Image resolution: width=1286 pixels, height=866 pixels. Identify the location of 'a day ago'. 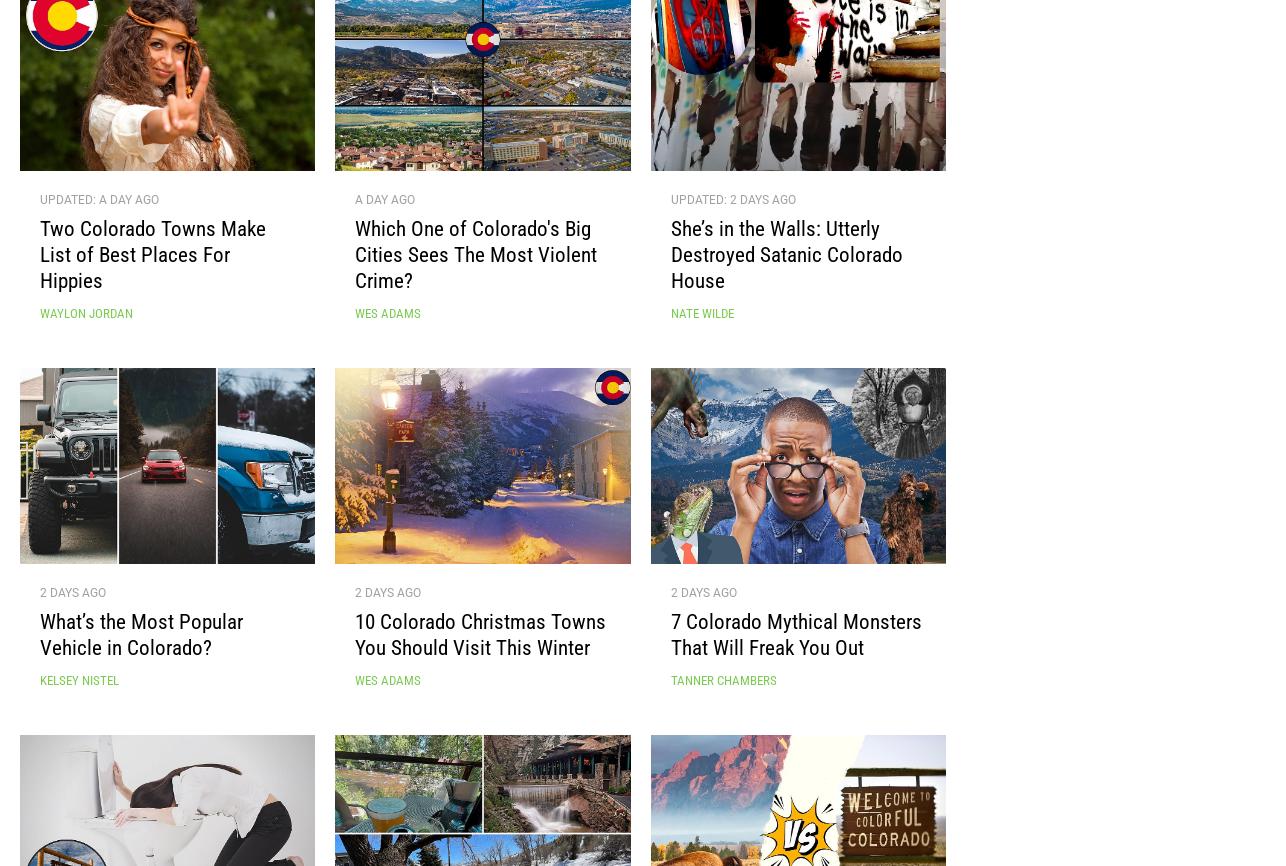
(384, 208).